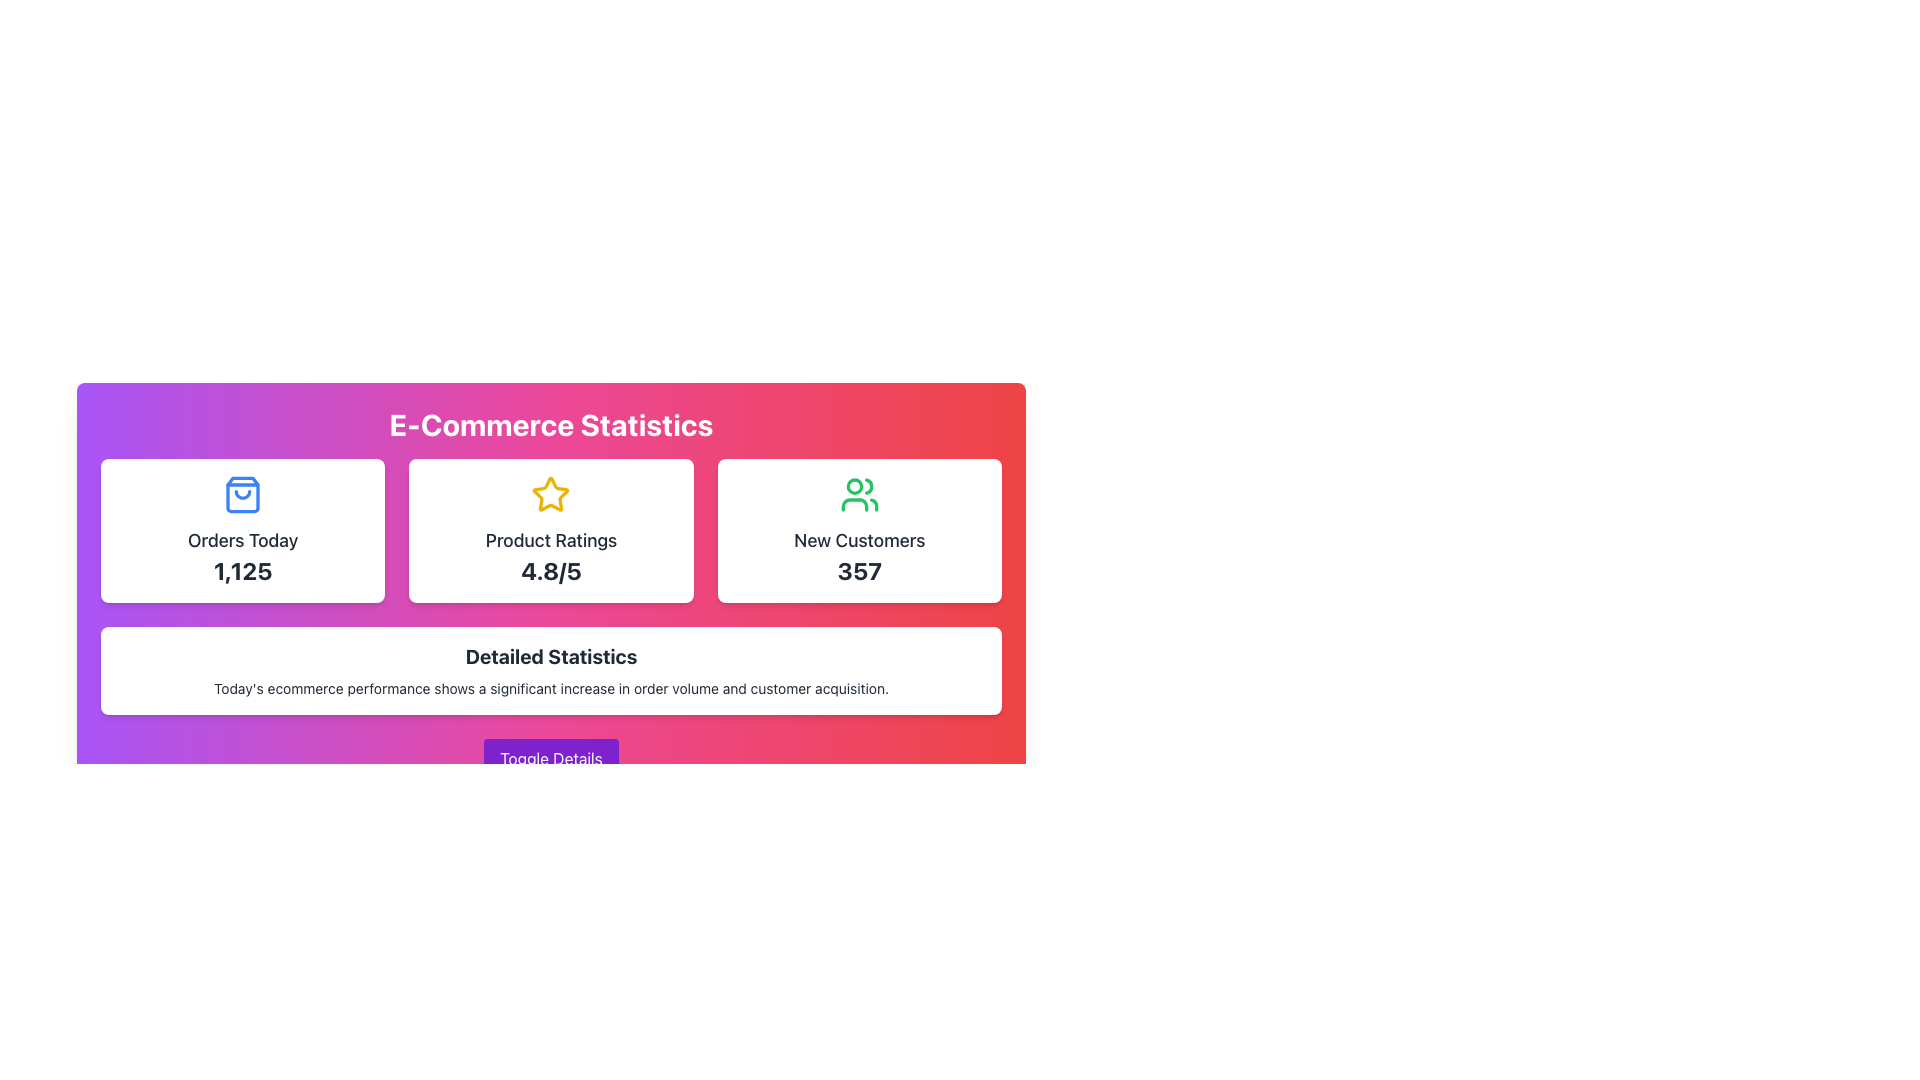  What do you see at coordinates (854, 486) in the screenshot?
I see `the decorative Circle element within the SVG that represents users in the 'New Customers' statistics section` at bounding box center [854, 486].